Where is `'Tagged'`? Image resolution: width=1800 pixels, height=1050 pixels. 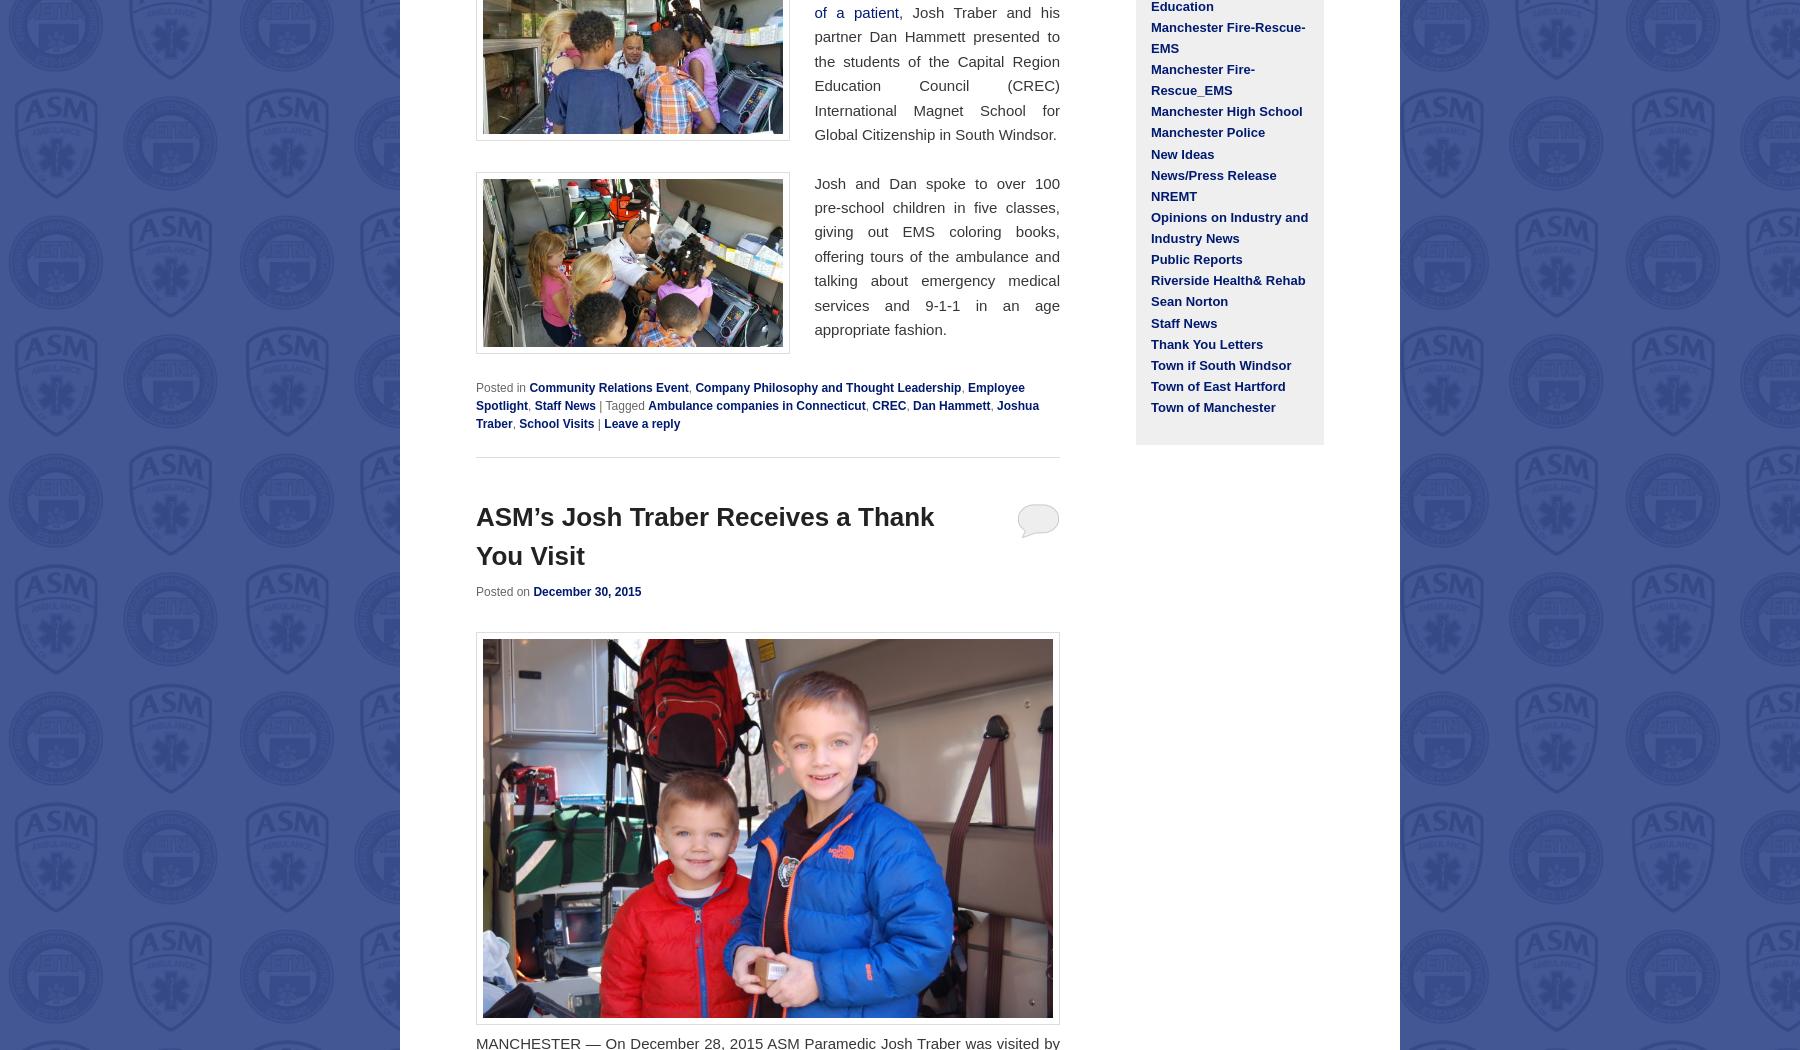
'Tagged' is located at coordinates (624, 404).